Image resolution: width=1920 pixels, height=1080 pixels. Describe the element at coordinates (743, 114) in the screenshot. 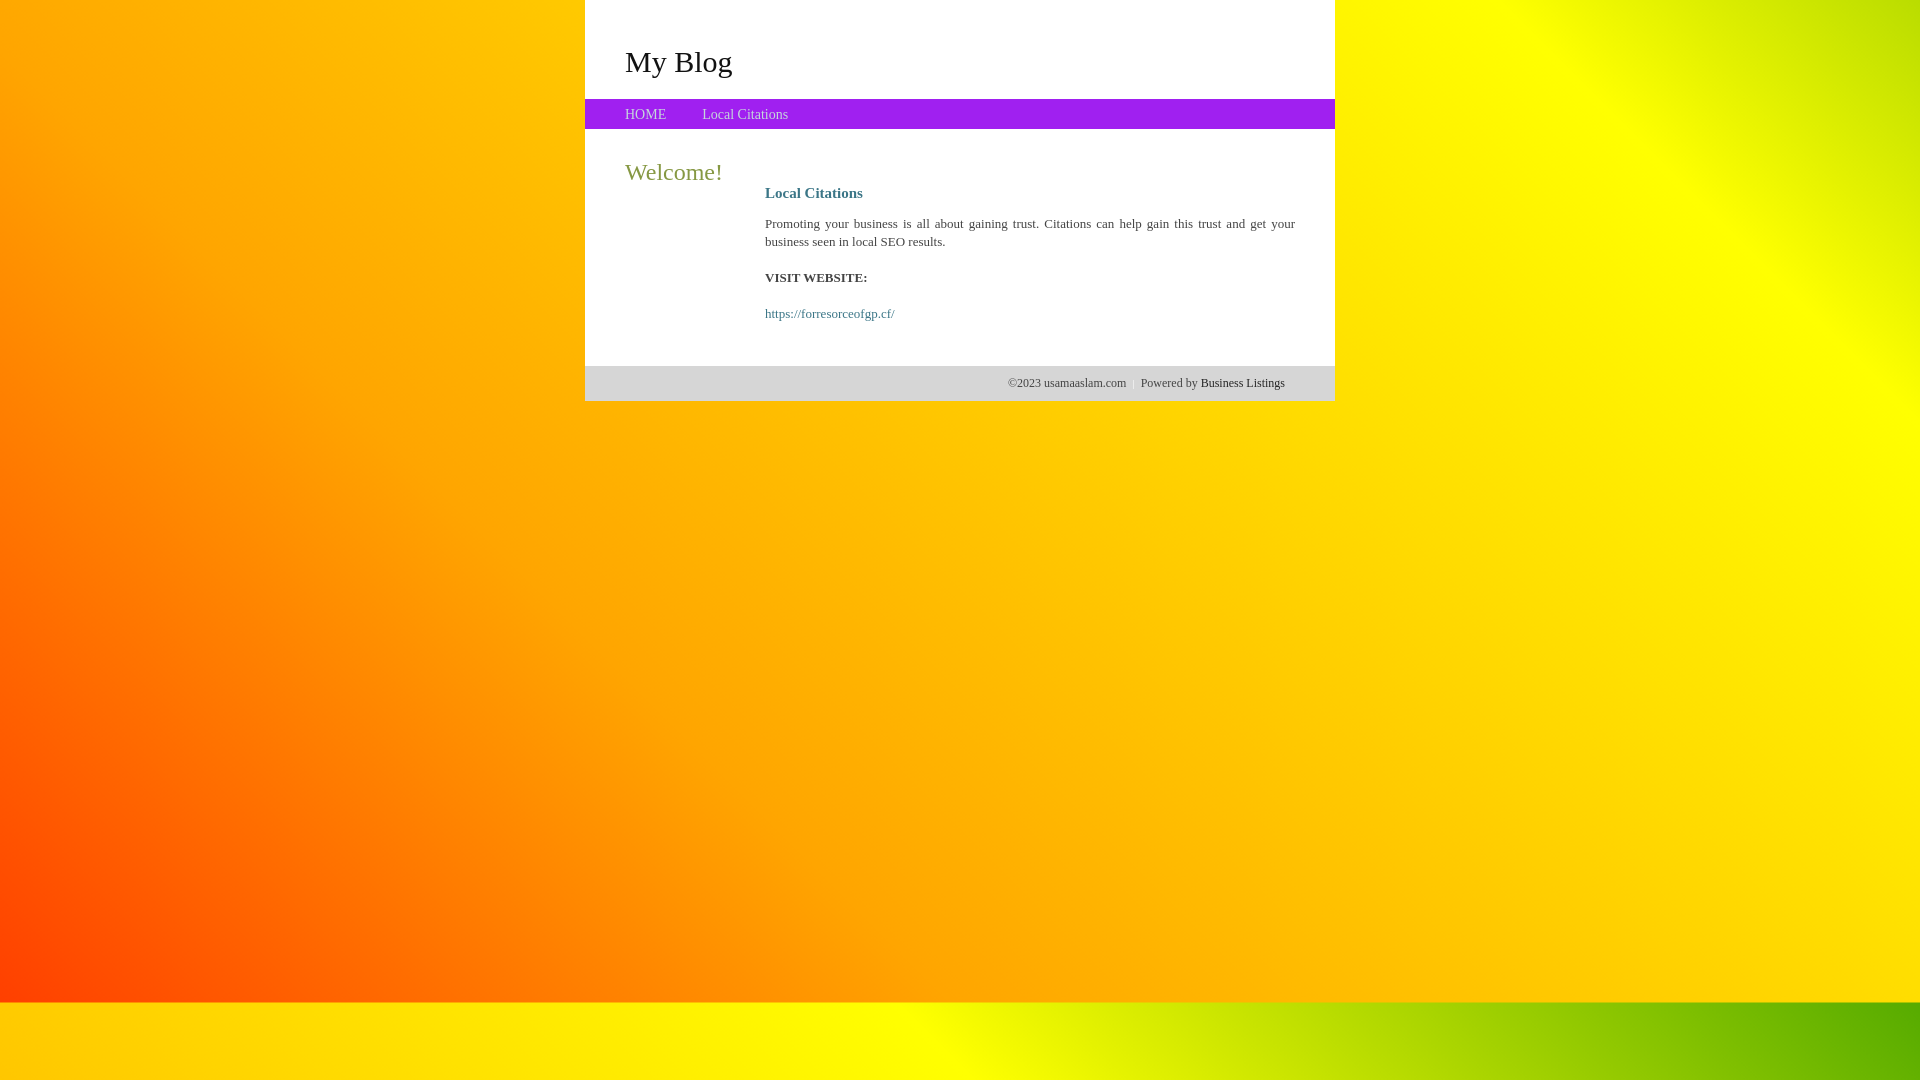

I see `'Local Citations'` at that location.